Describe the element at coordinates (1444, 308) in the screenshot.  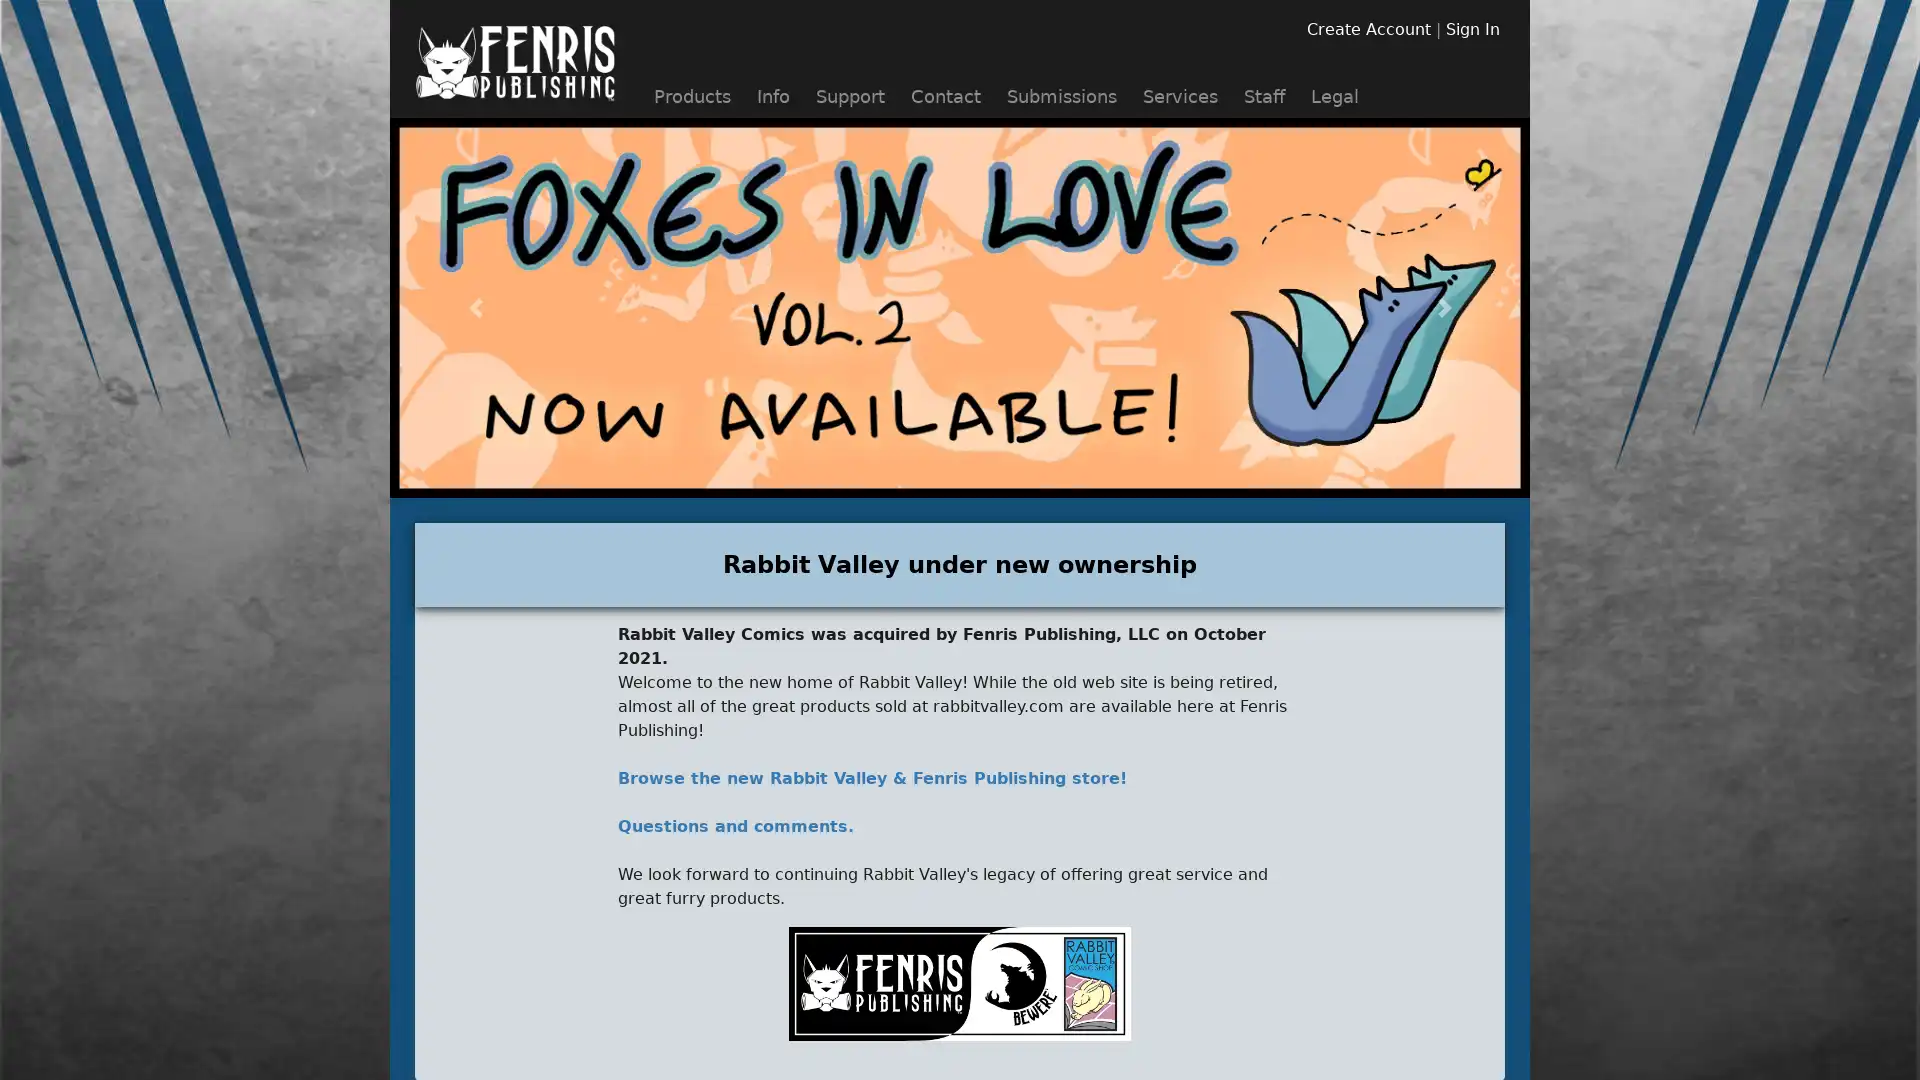
I see `Next` at that location.